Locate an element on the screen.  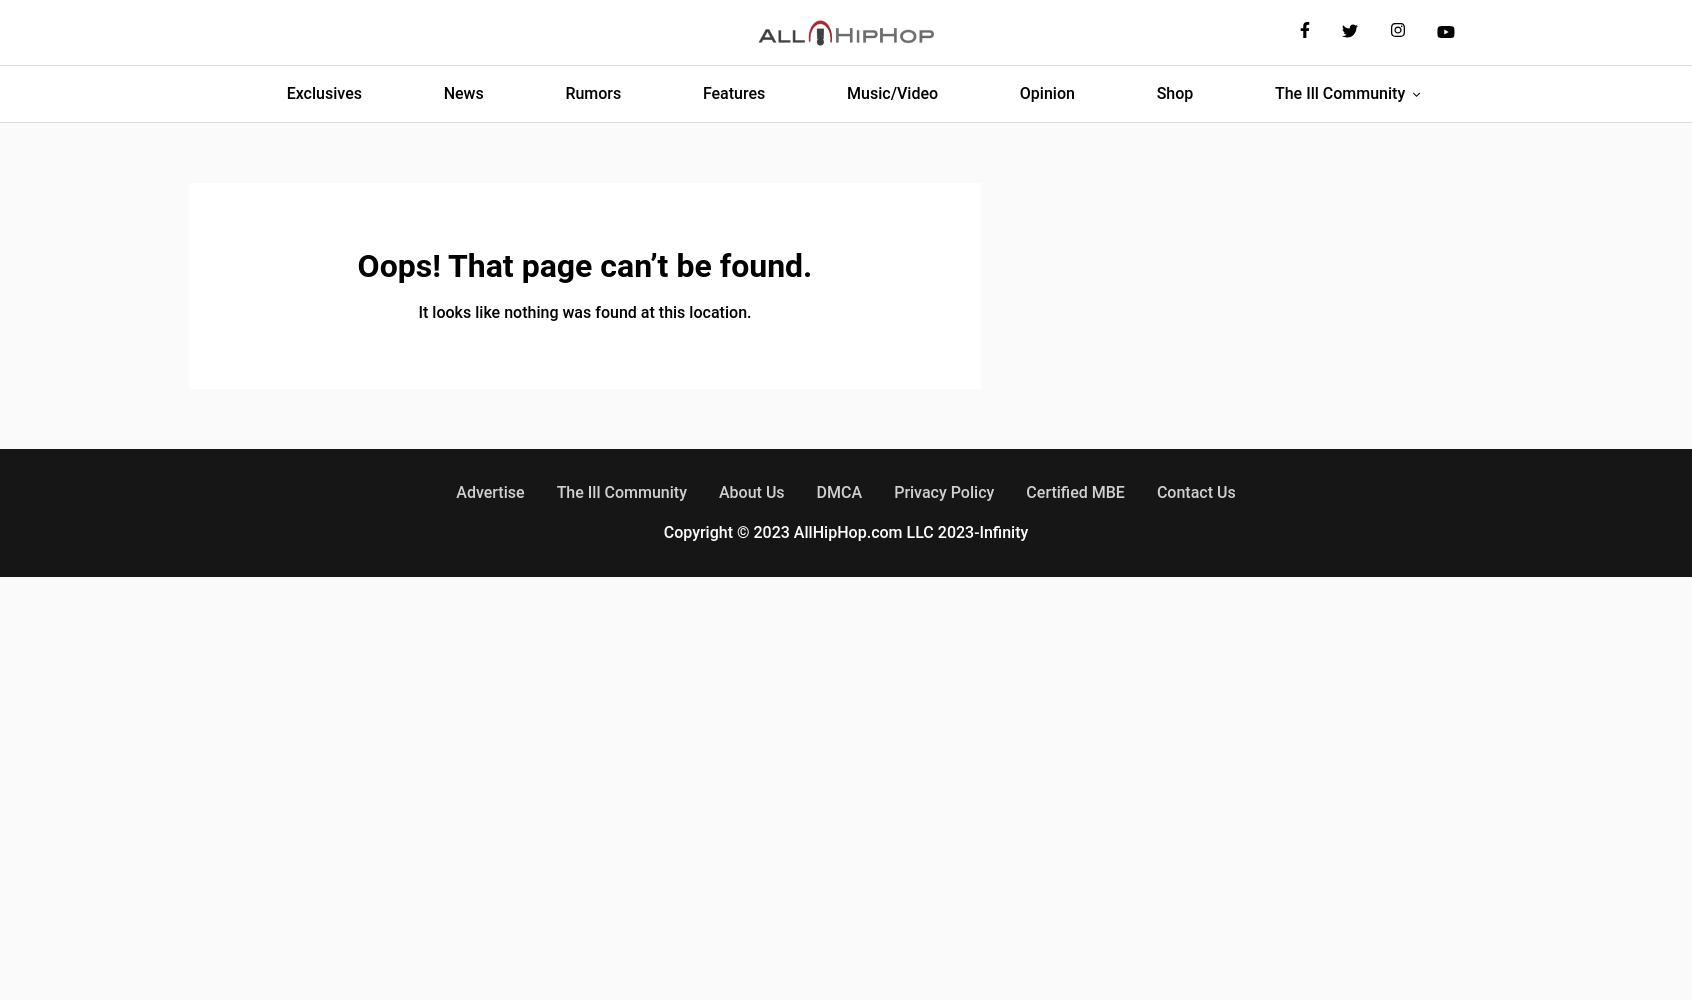
'Copyright © 2023 AllHipHop.com LLC 2023-Infinity' is located at coordinates (845, 532).